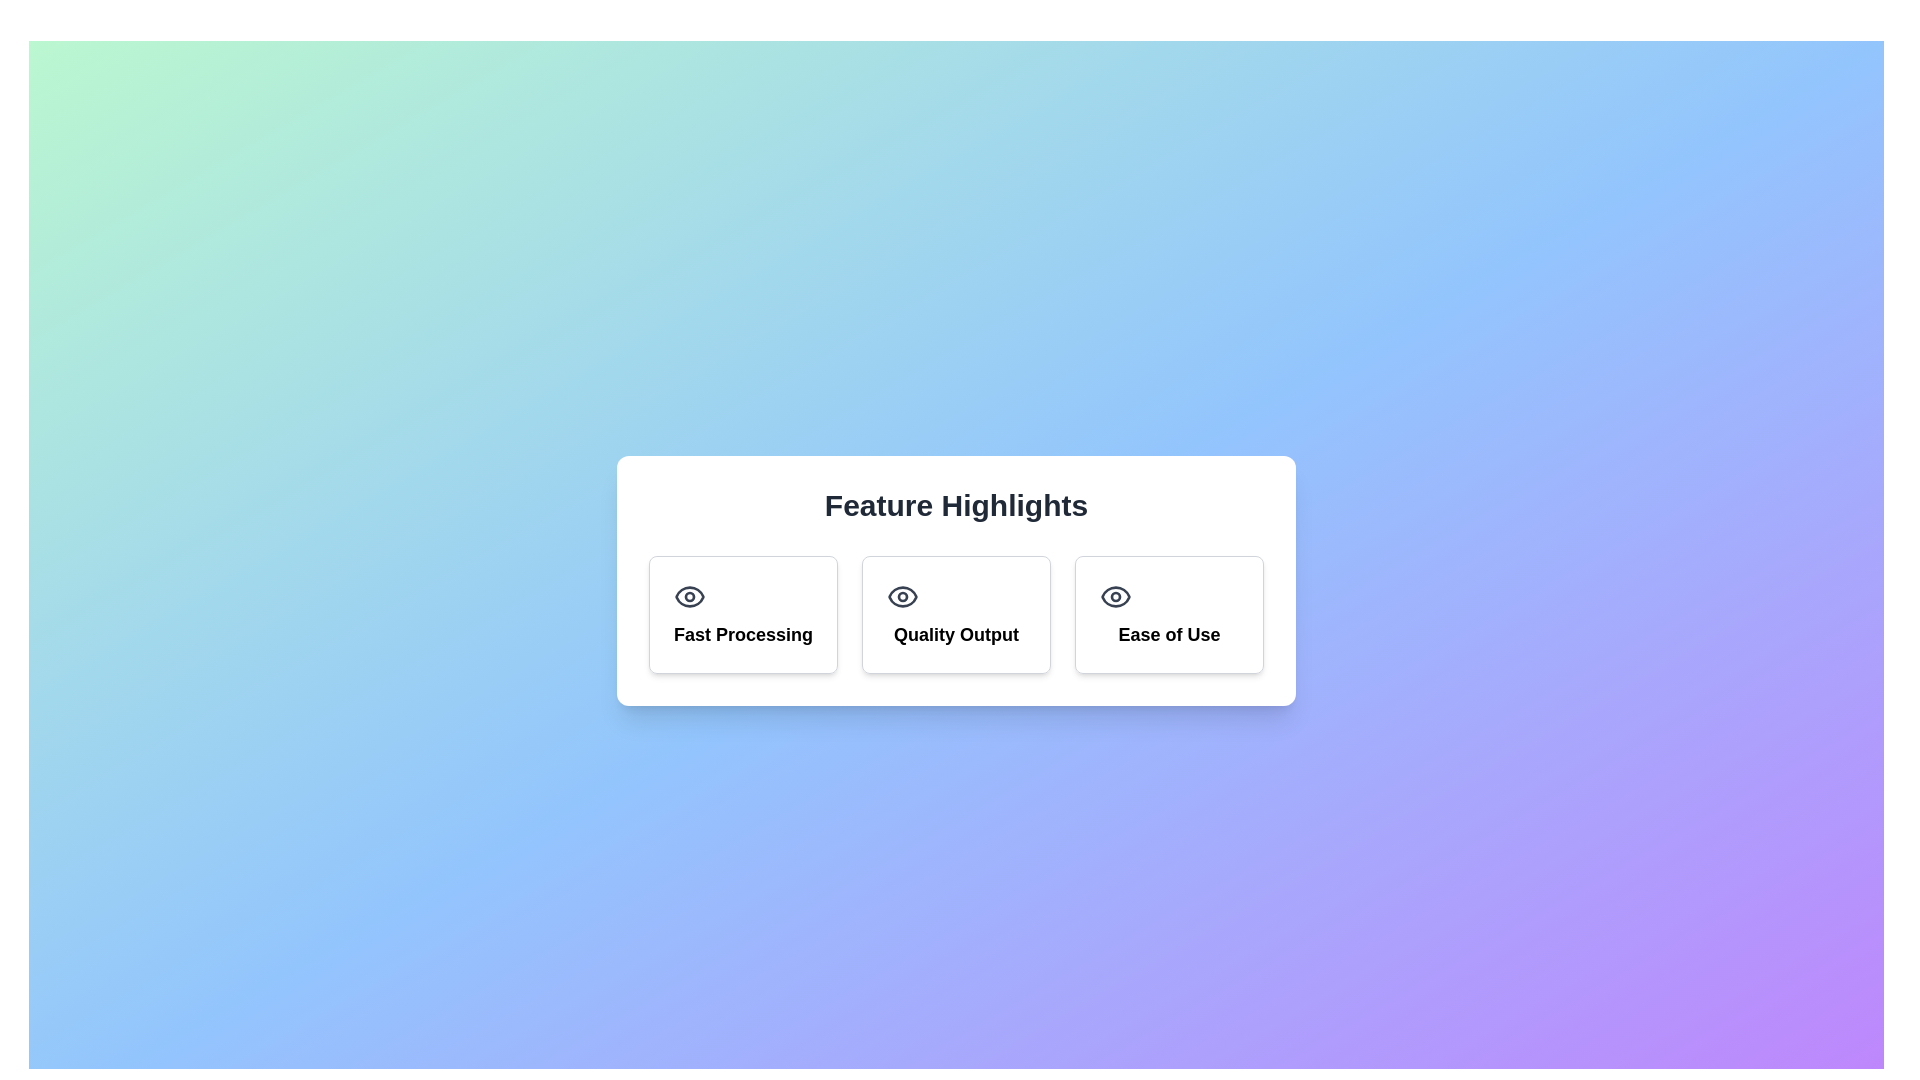 Image resolution: width=1920 pixels, height=1080 pixels. I want to click on the 'Ease of Use' icon located in the rightmost card of the 'Feature Highlights' section, which visually represents the feature's clarity and accessibility, so click(1115, 596).